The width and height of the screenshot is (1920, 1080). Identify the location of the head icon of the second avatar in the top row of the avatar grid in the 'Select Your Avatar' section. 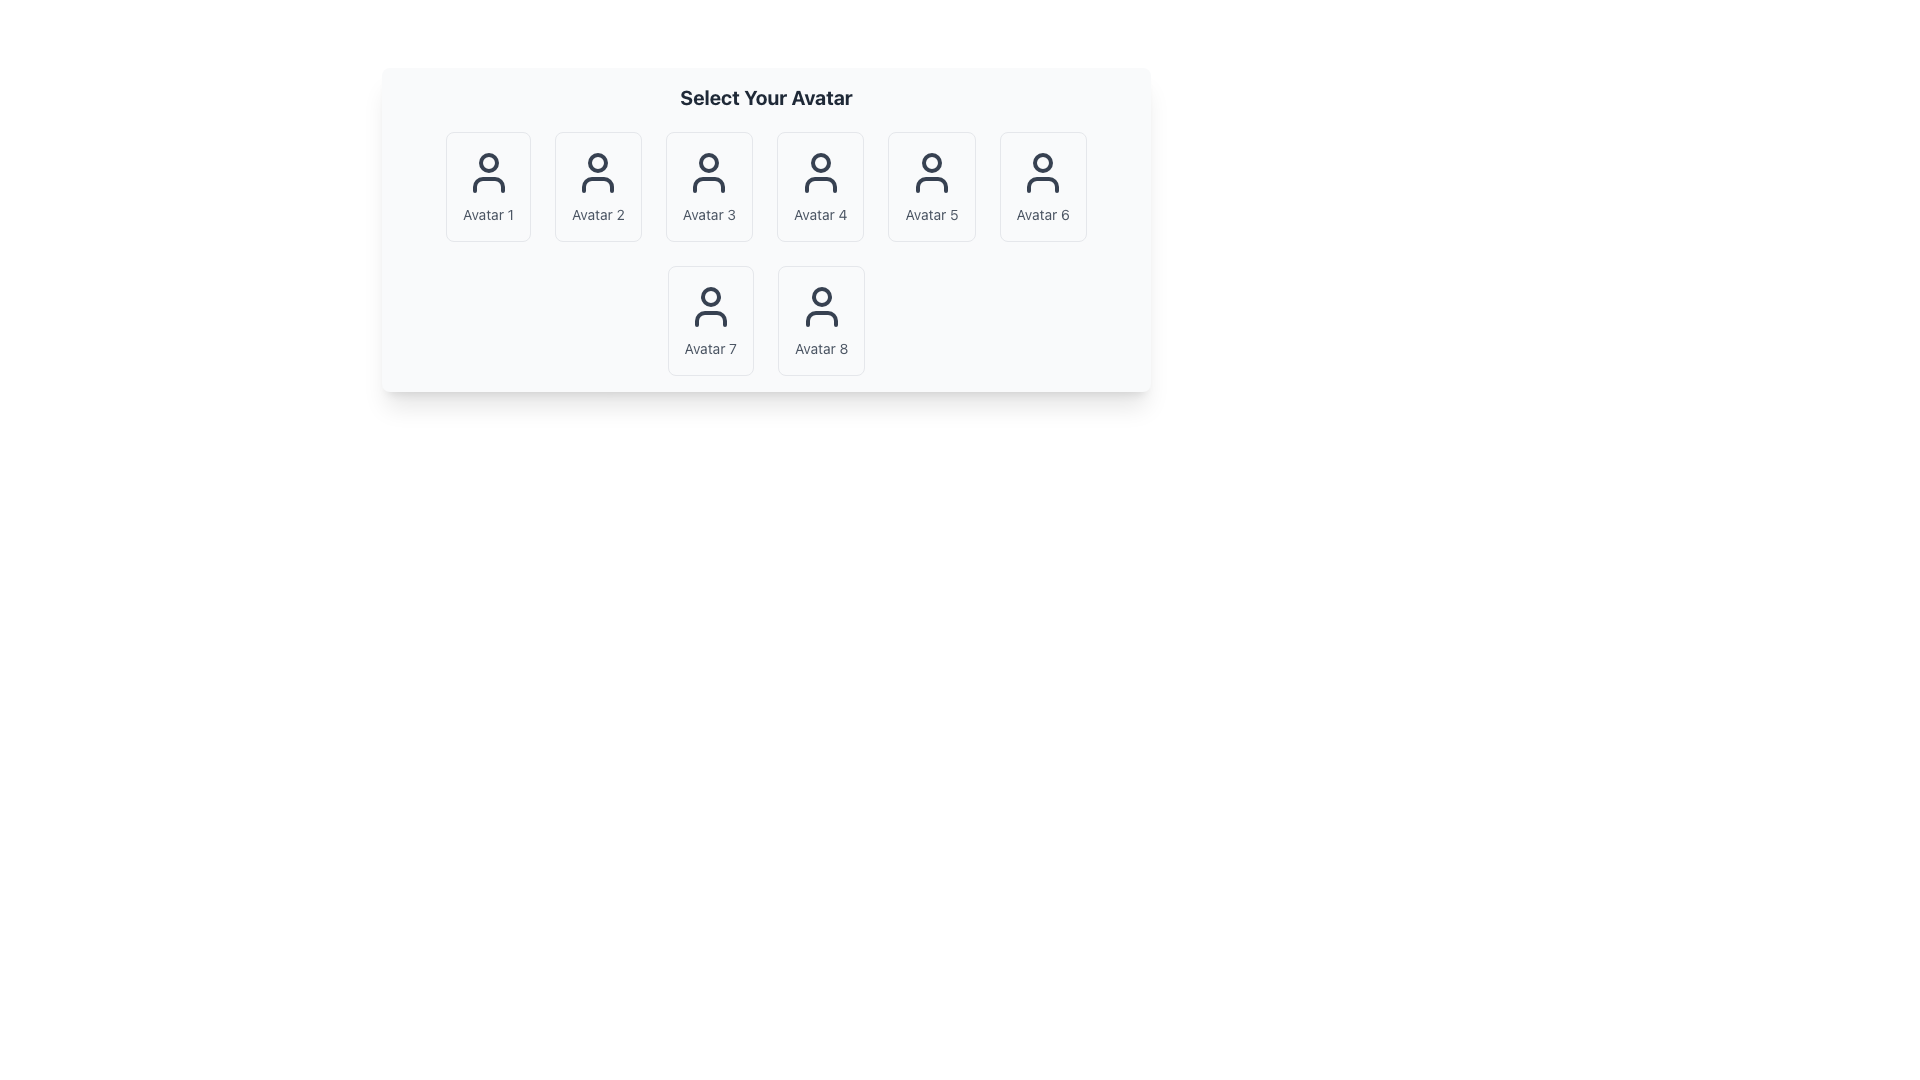
(597, 161).